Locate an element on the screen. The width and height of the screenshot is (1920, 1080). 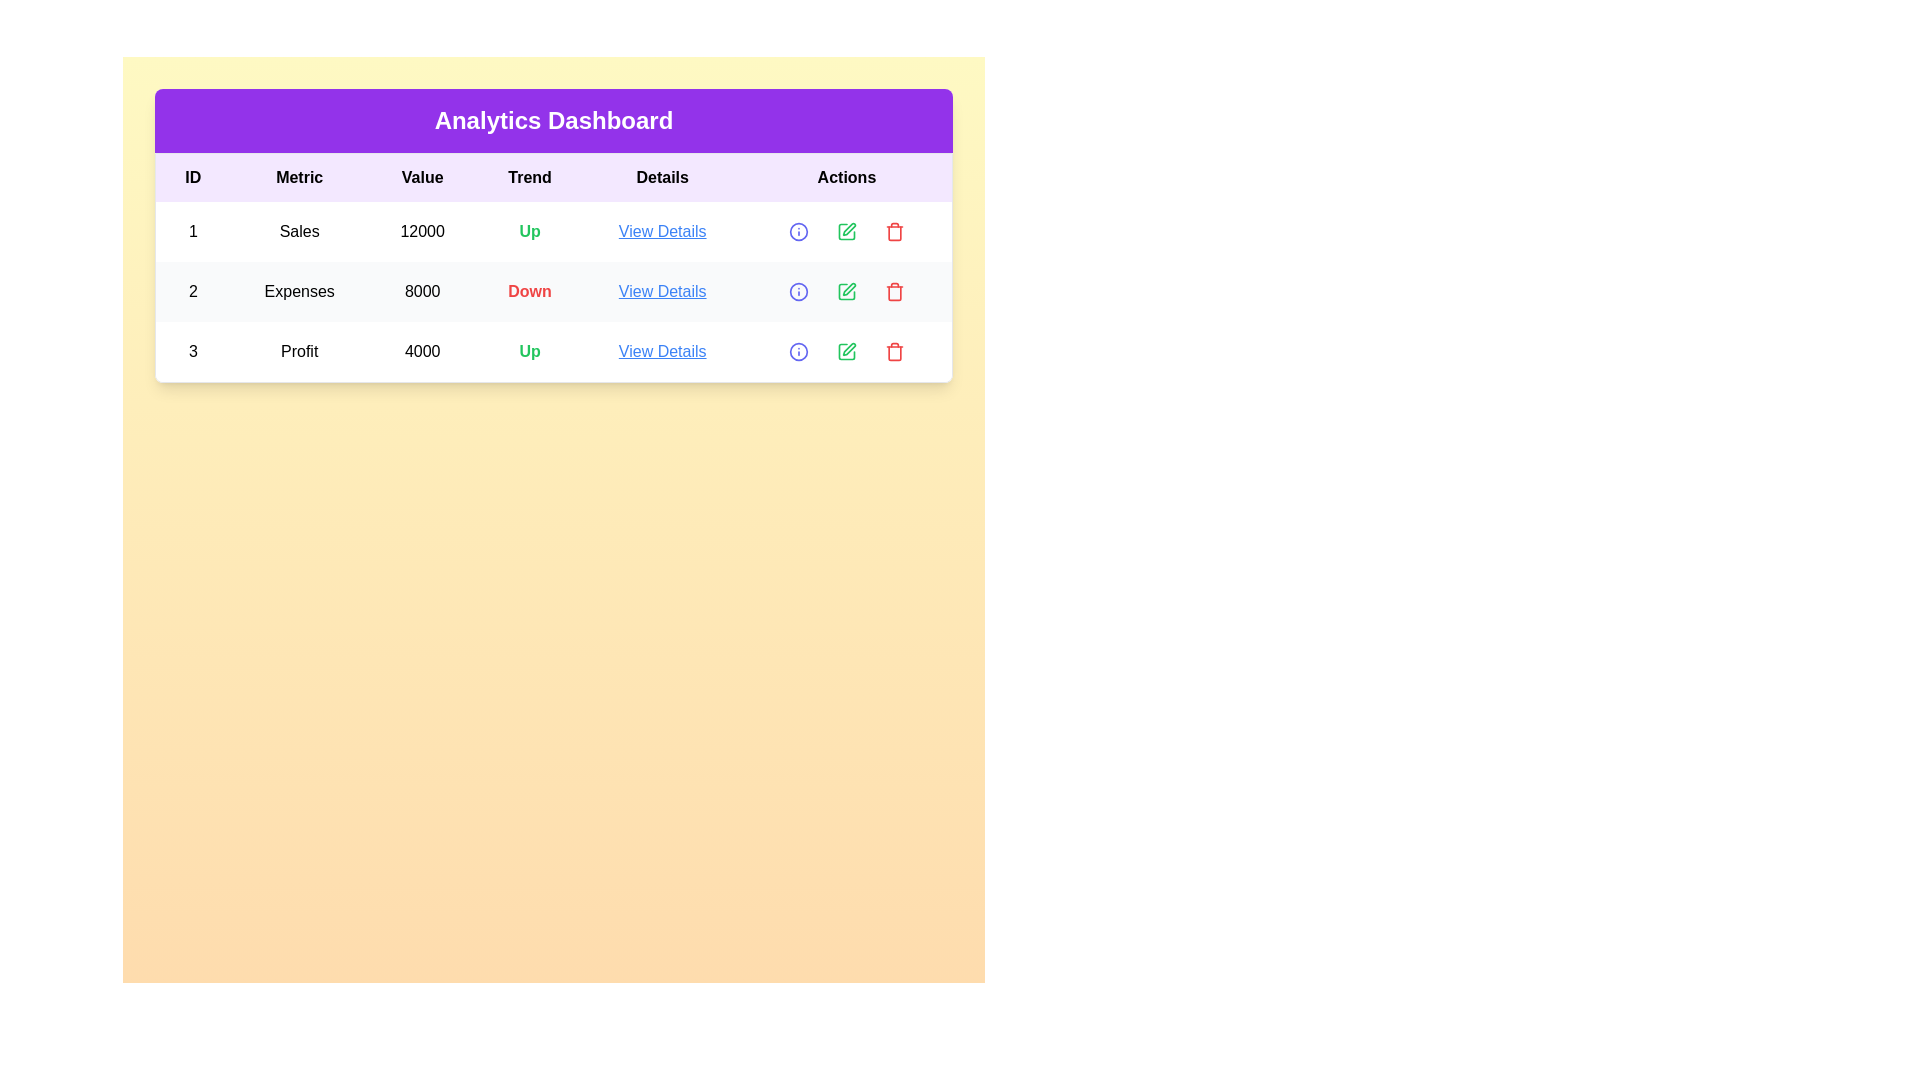
the header Text label for the 'Actions' column, which is located in the sixth position from the left in the header row of the table is located at coordinates (846, 176).